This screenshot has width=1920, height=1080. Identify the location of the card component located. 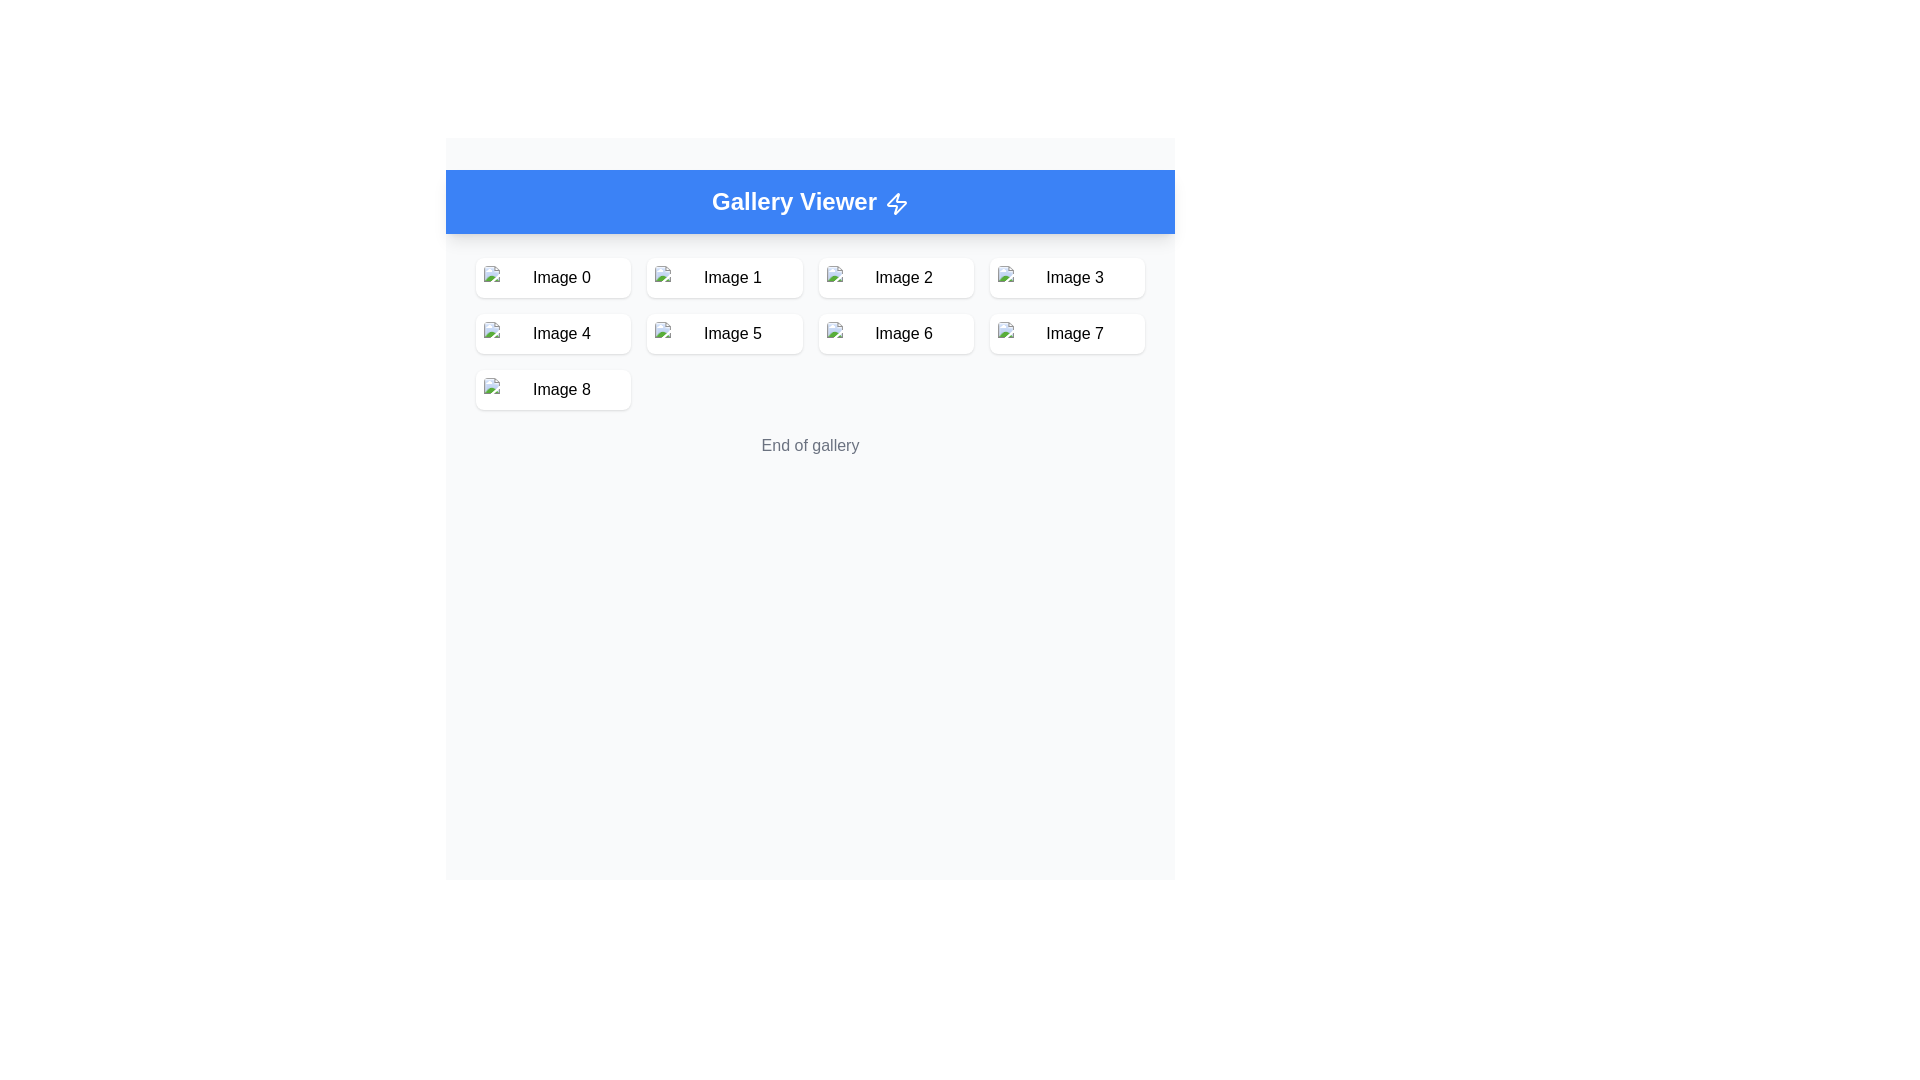
(895, 277).